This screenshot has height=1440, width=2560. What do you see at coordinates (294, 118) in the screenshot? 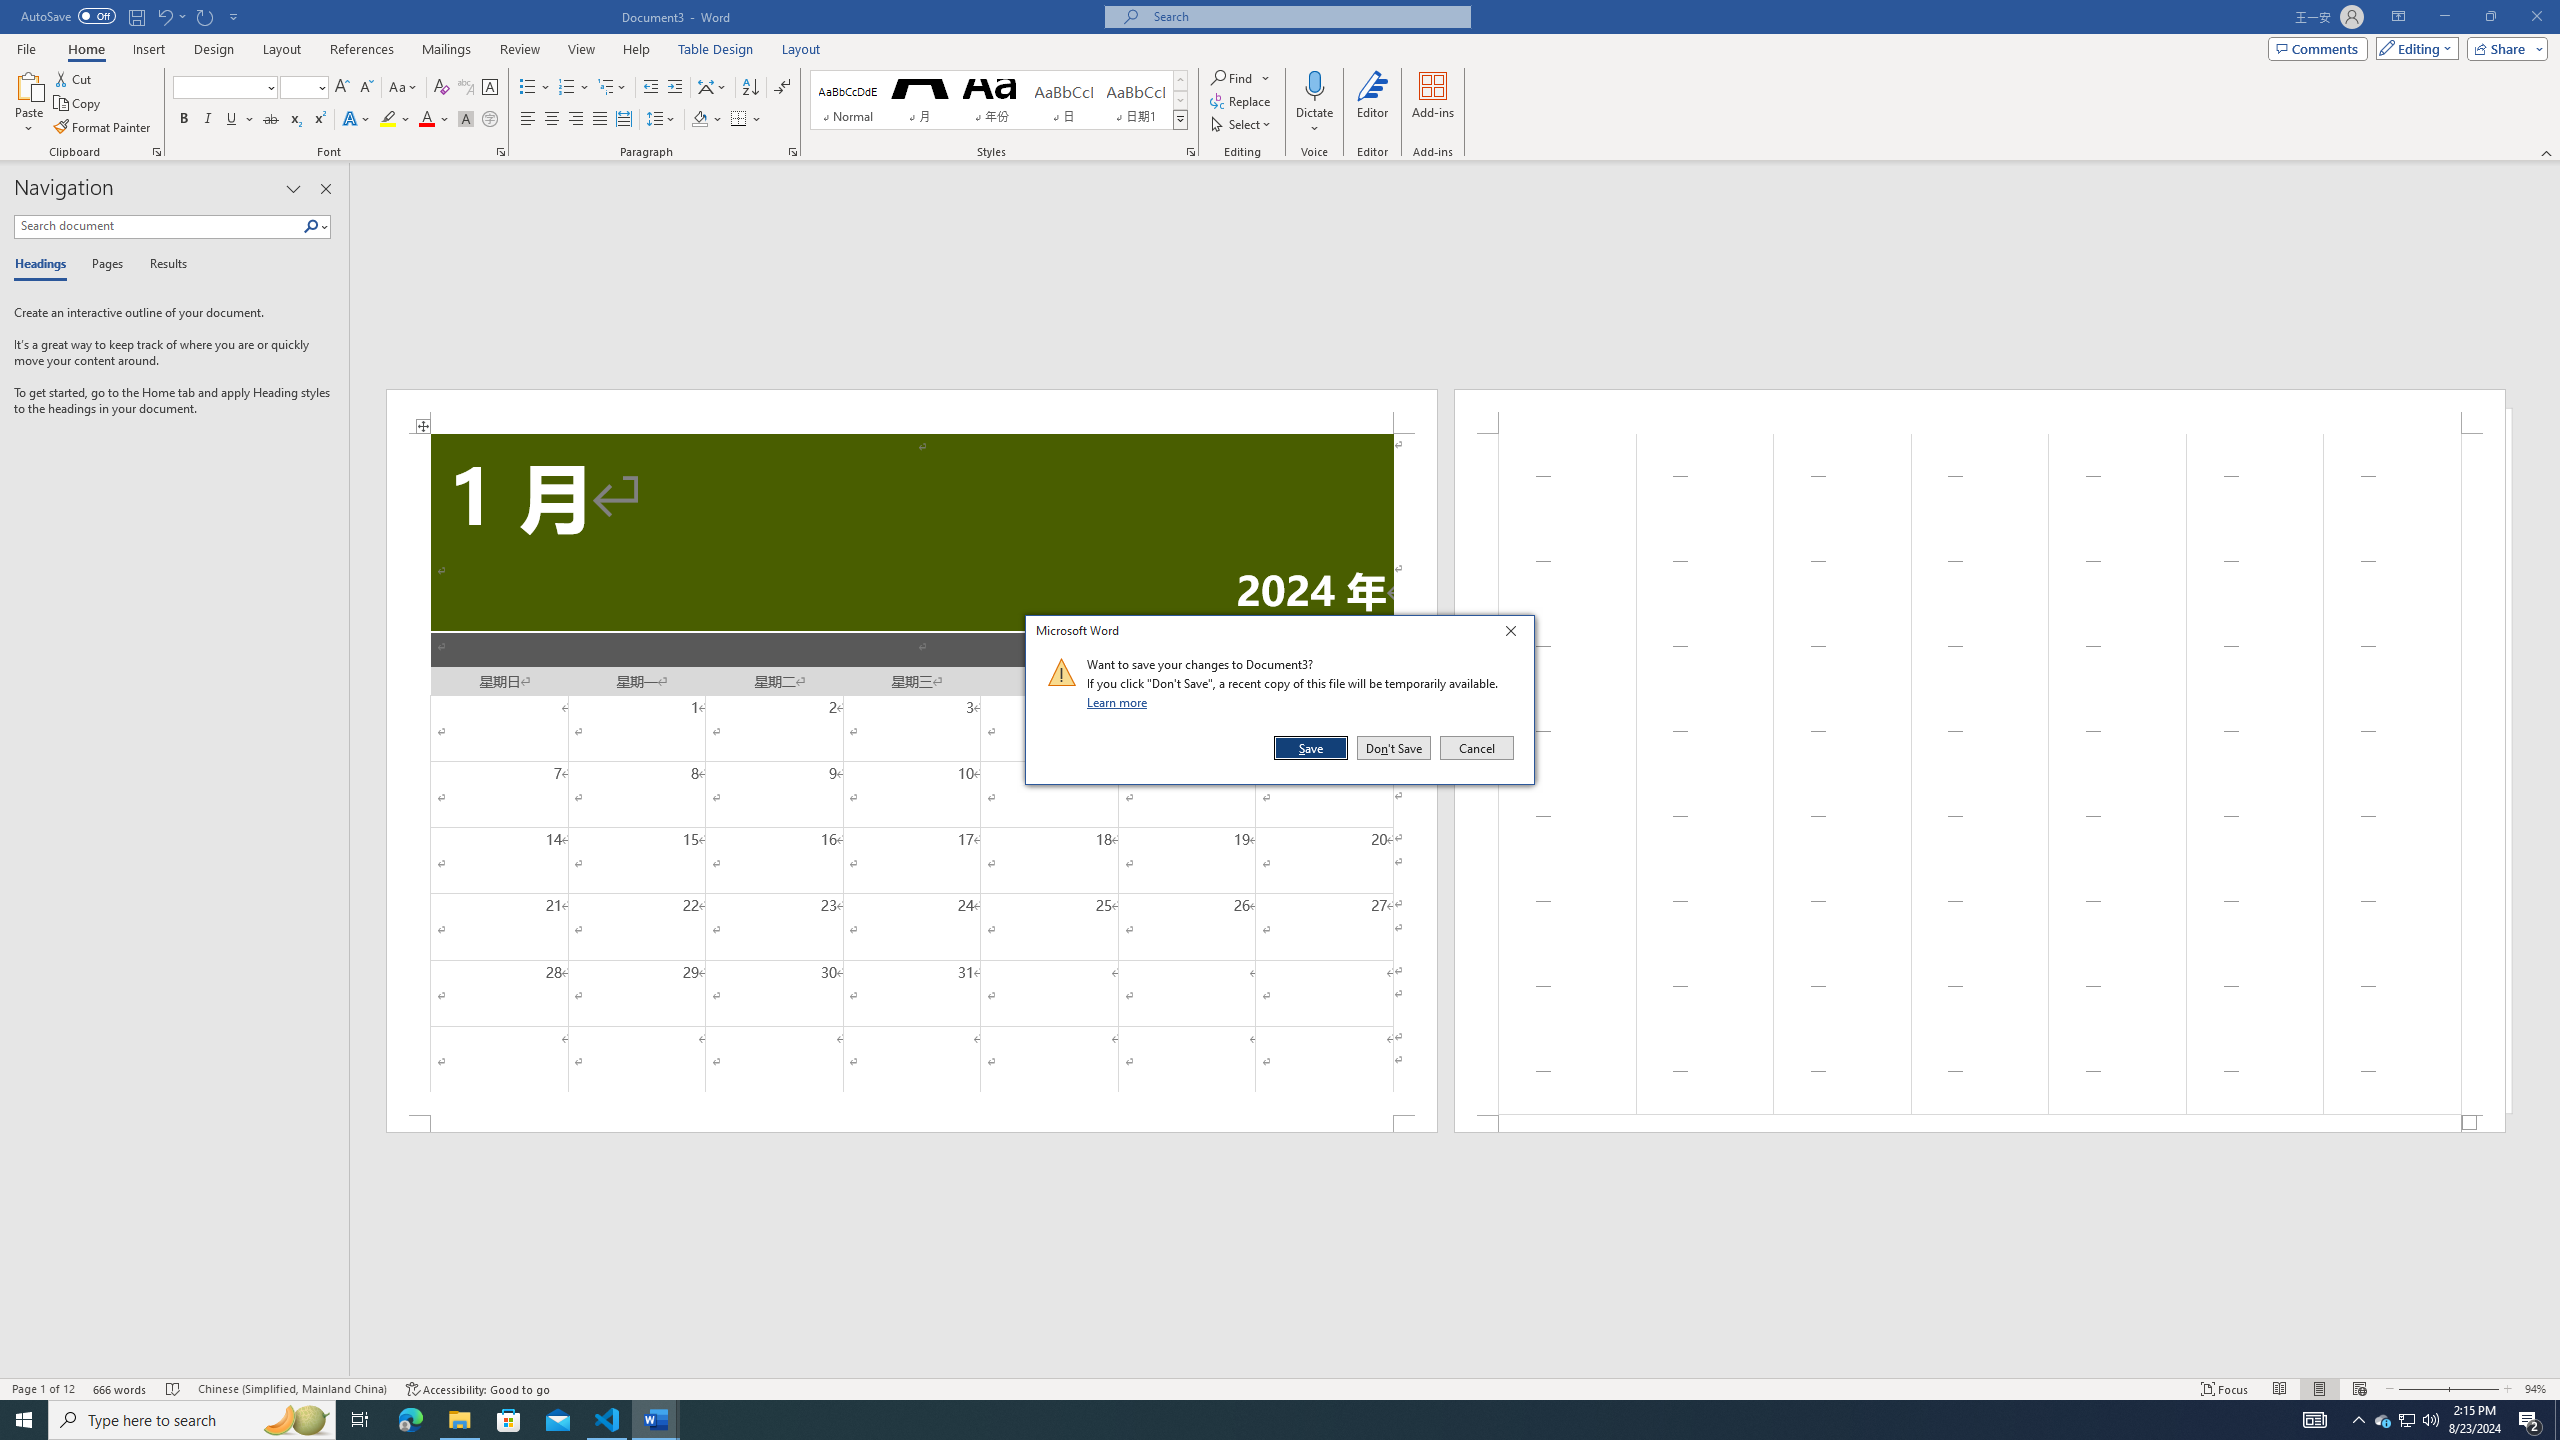
I see `'Subscript'` at bounding box center [294, 118].